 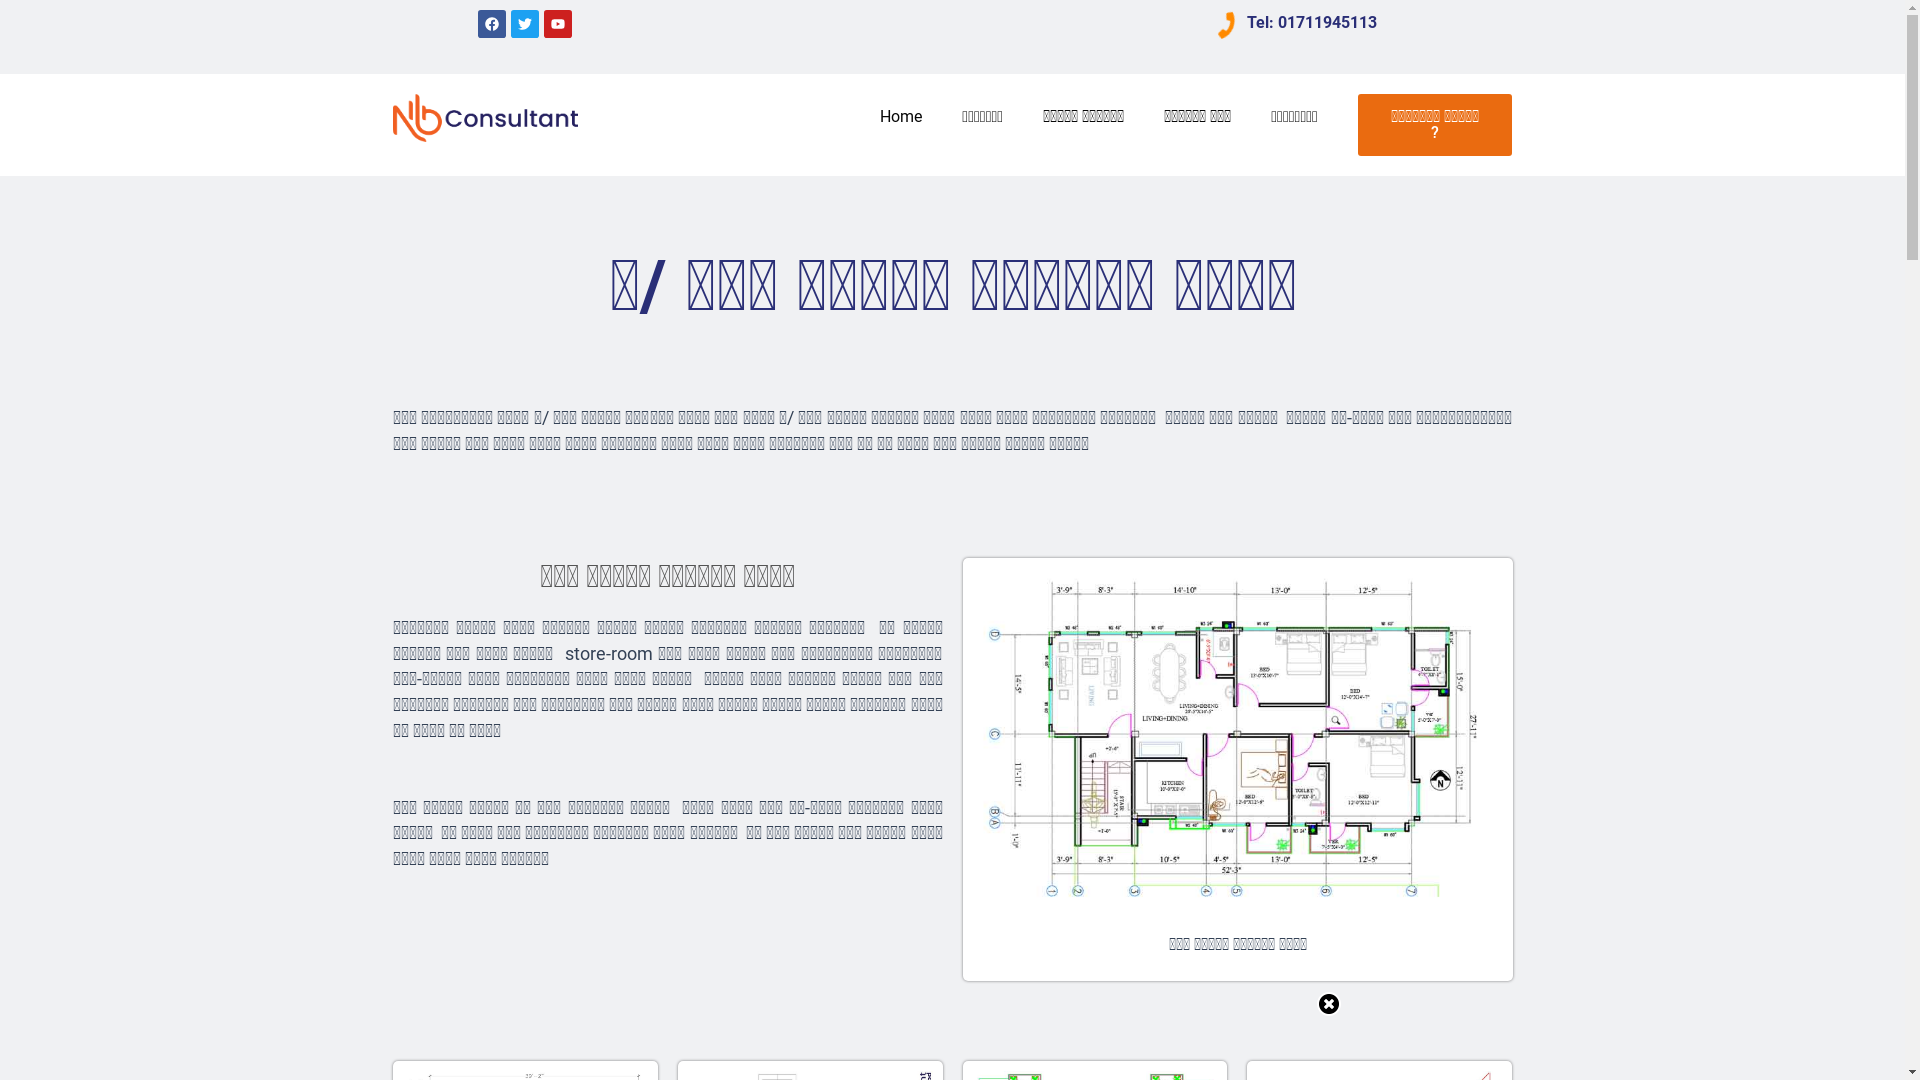 What do you see at coordinates (900, 116) in the screenshot?
I see `'Home'` at bounding box center [900, 116].